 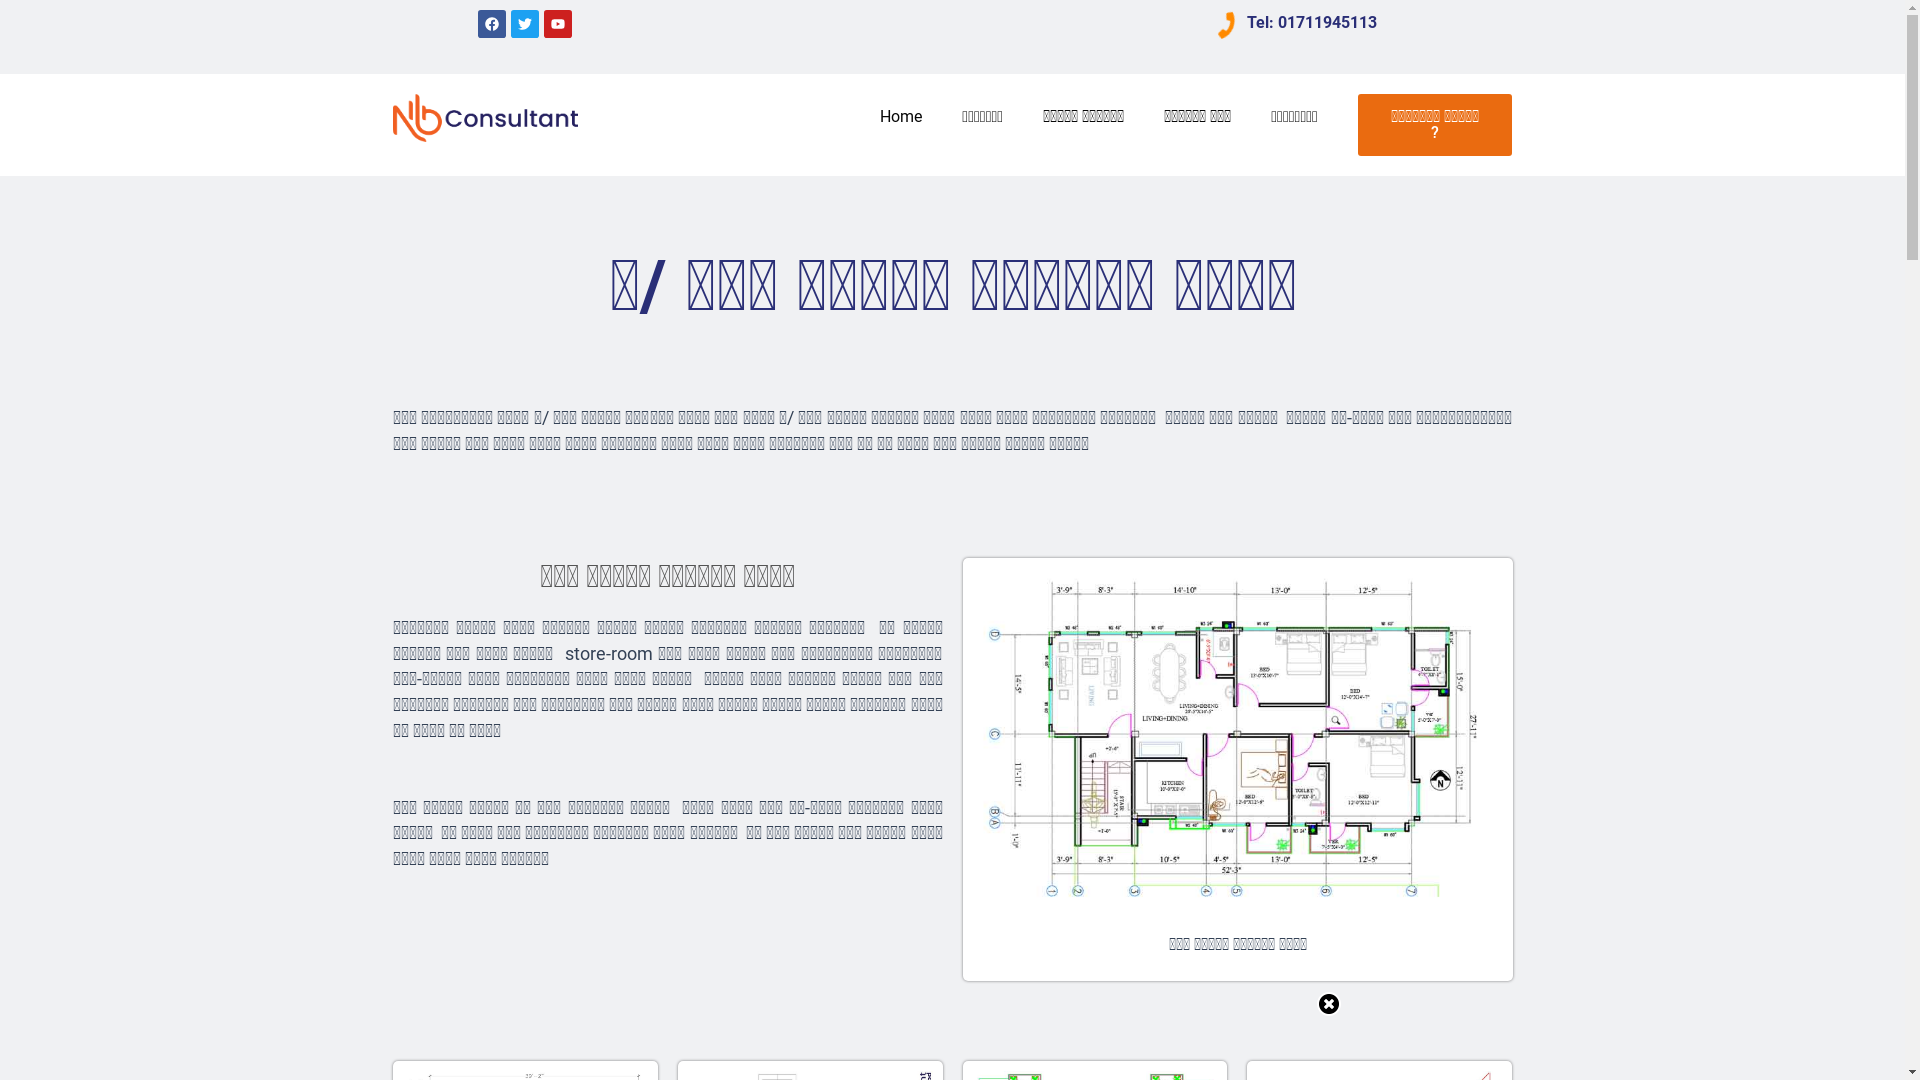 What do you see at coordinates (900, 116) in the screenshot?
I see `'Home'` at bounding box center [900, 116].